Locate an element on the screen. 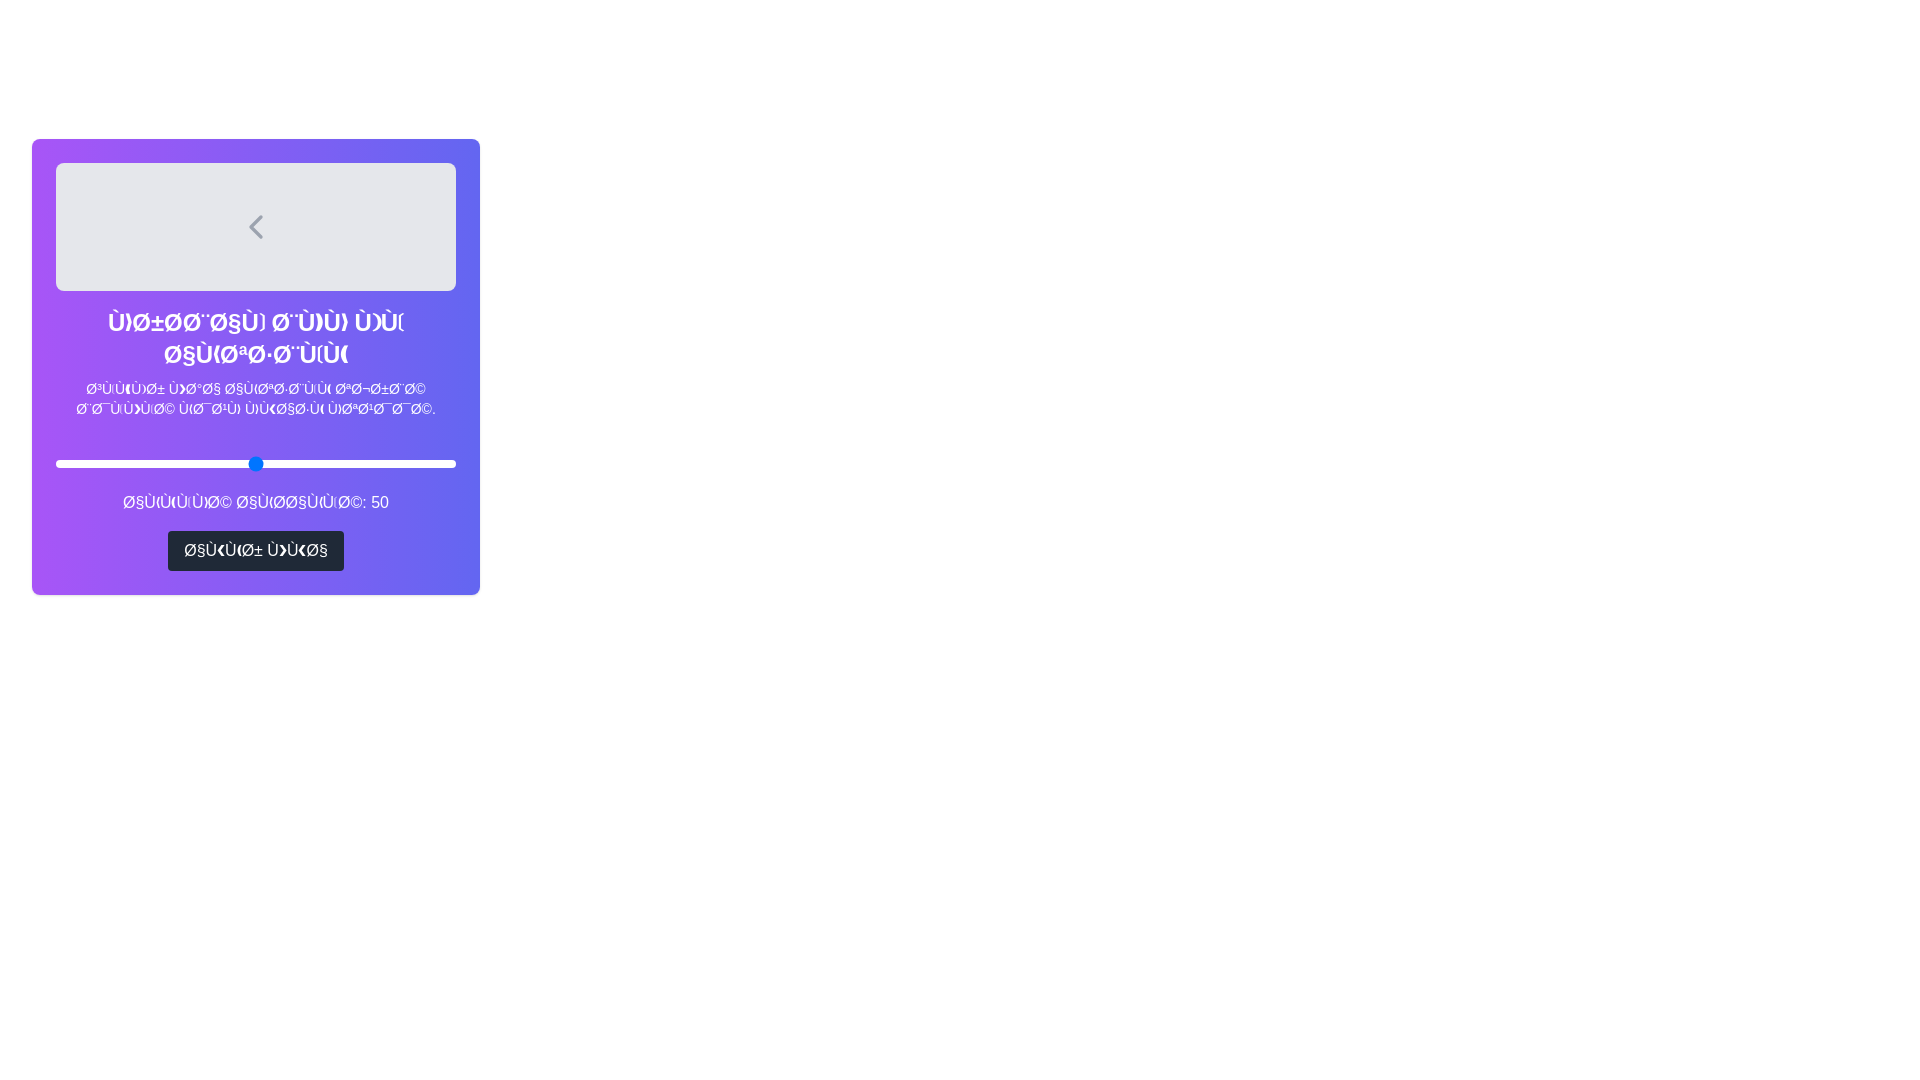 The width and height of the screenshot is (1920, 1080). the slider value is located at coordinates (134, 463).